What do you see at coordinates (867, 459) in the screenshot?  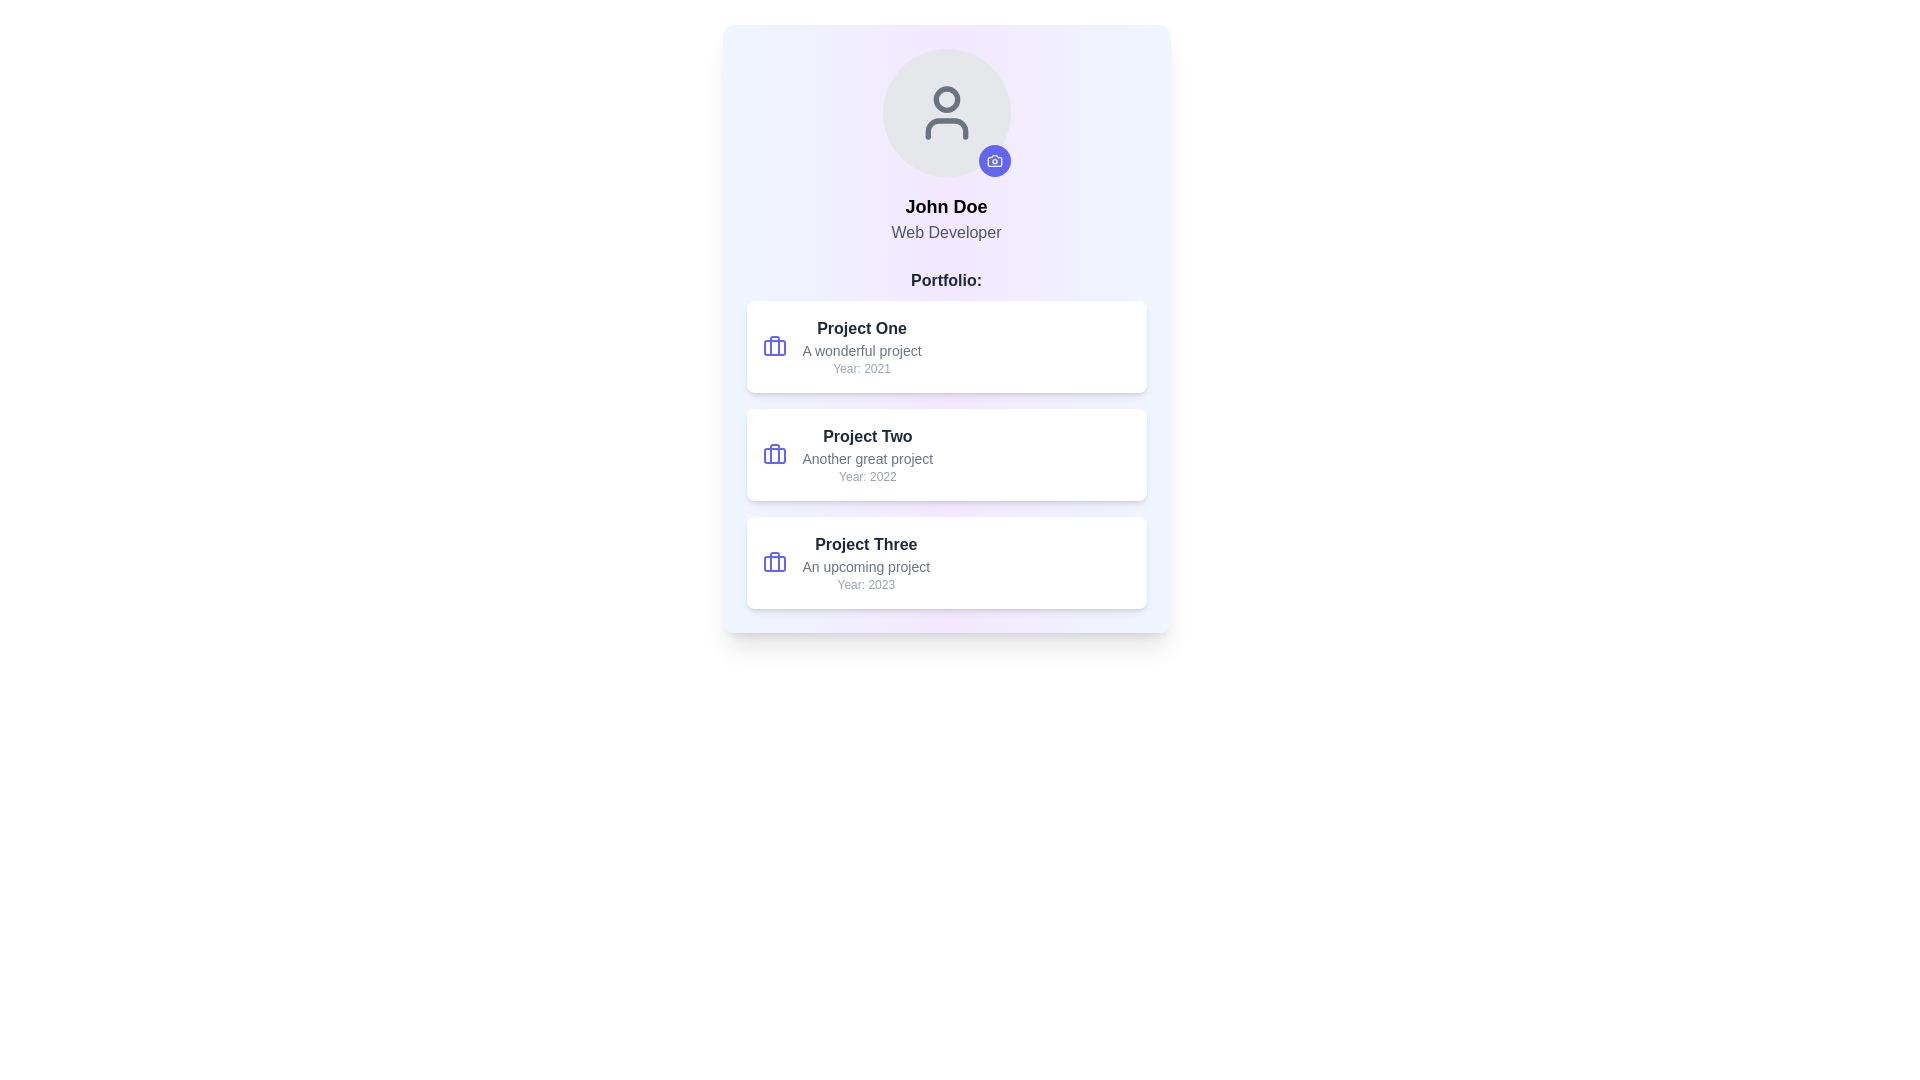 I see `the text label reading 'Another great project' located in the second card under the title 'Project Two'` at bounding box center [867, 459].